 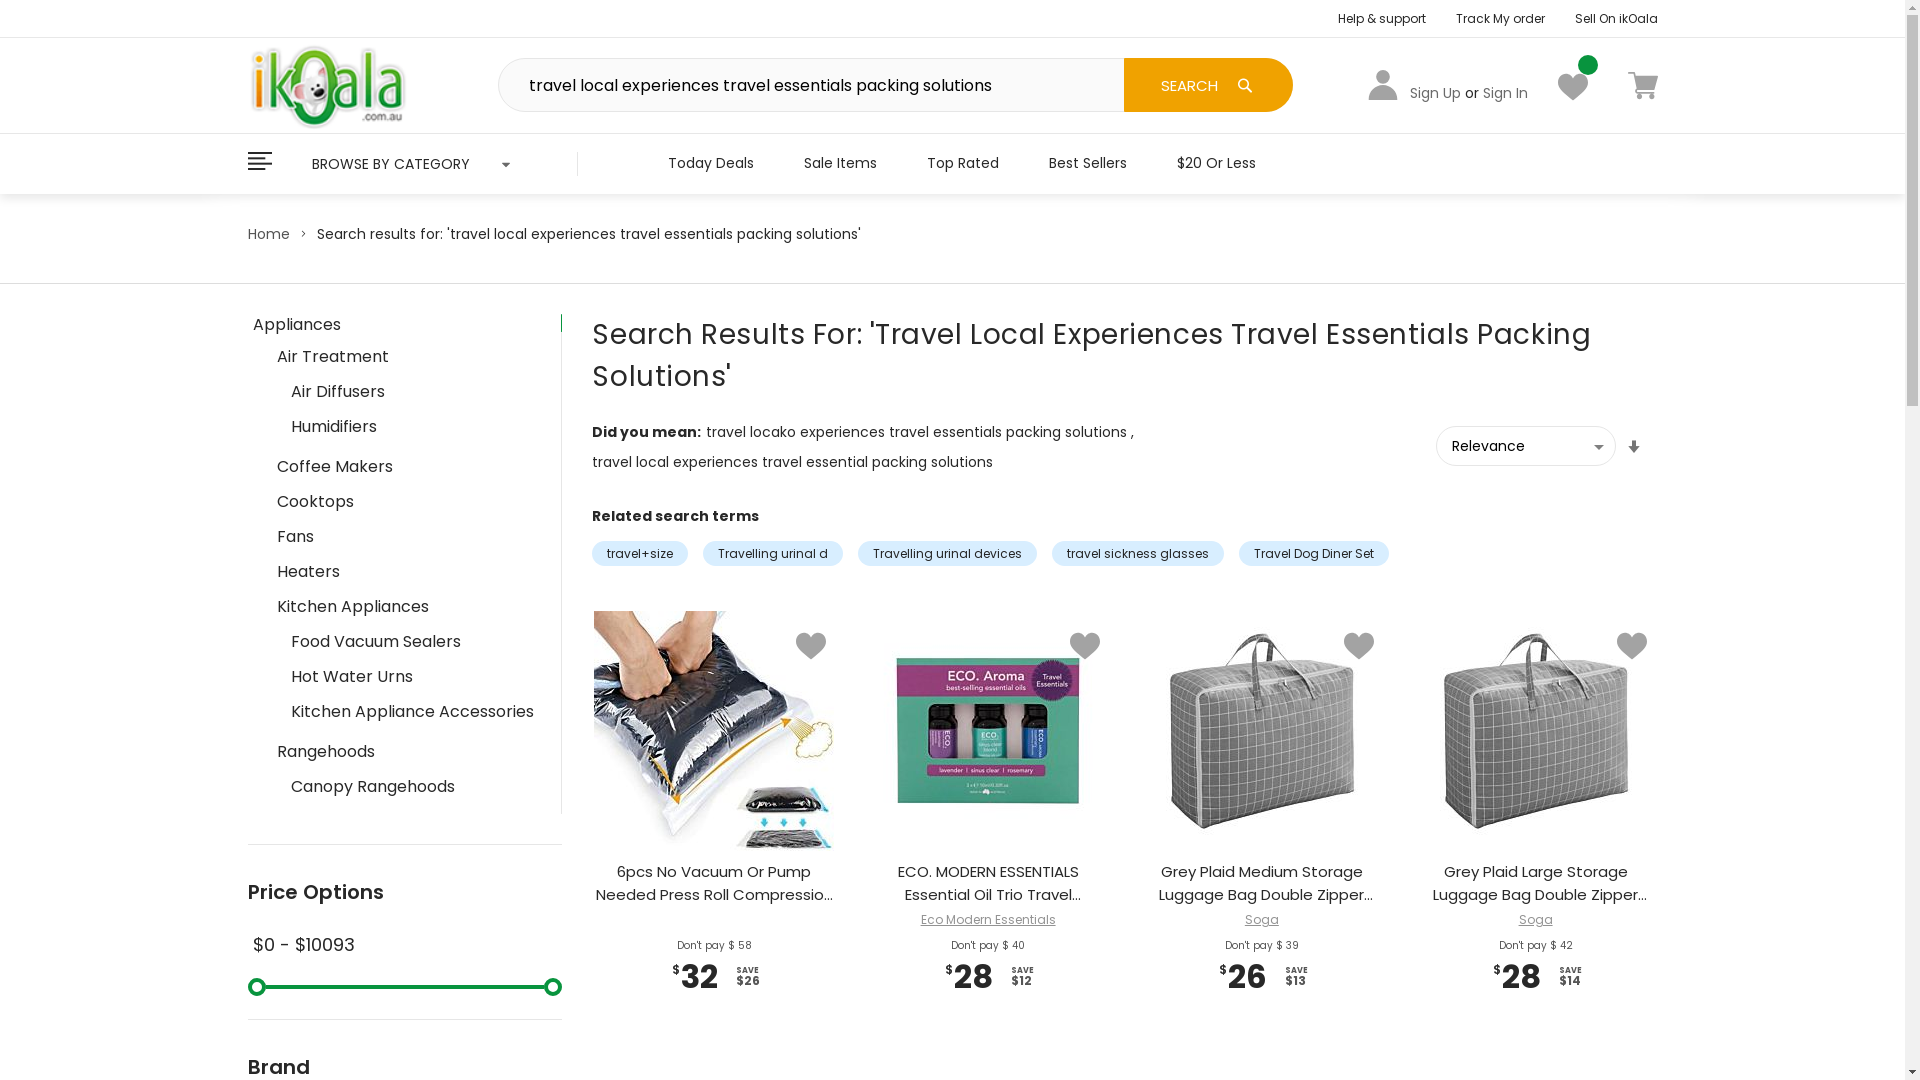 I want to click on 'Kitchen Appliances', so click(x=407, y=604).